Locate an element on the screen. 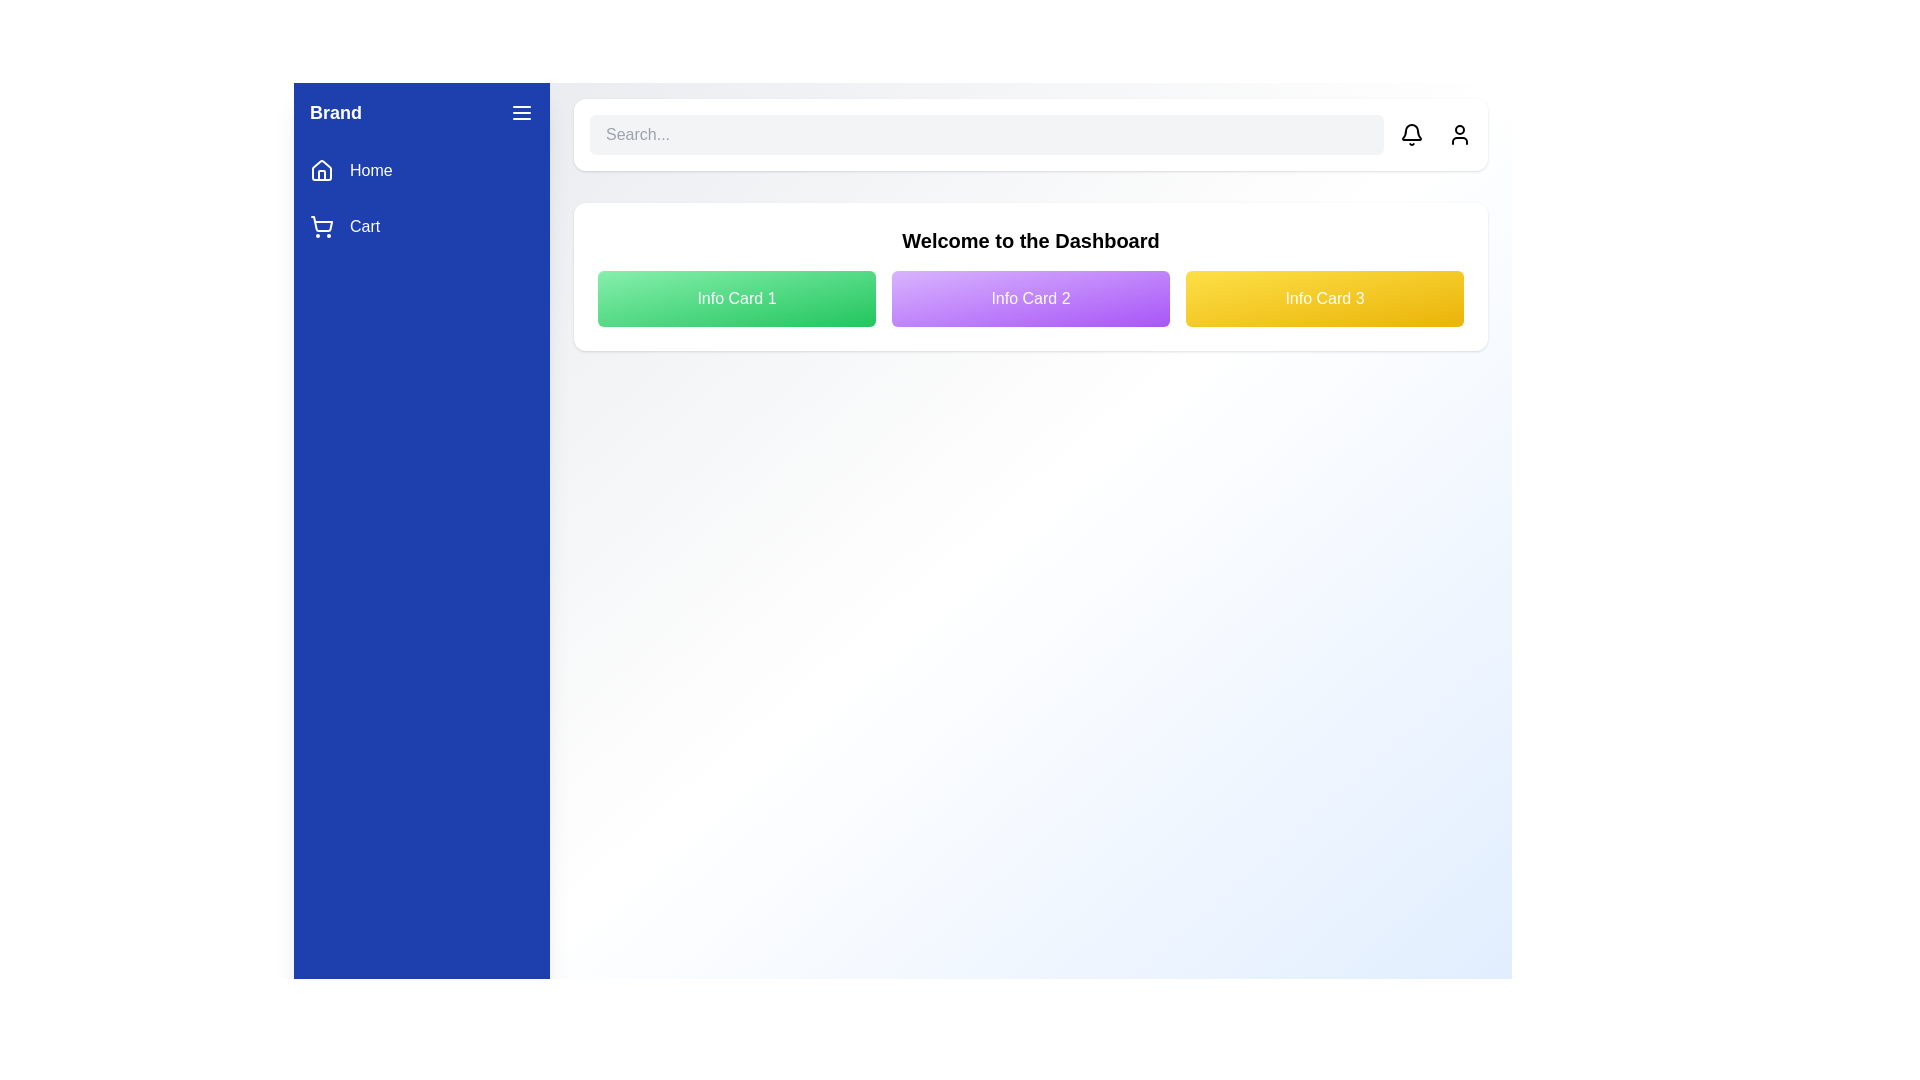 The image size is (1920, 1080). the navigation menu item Home is located at coordinates (421, 169).